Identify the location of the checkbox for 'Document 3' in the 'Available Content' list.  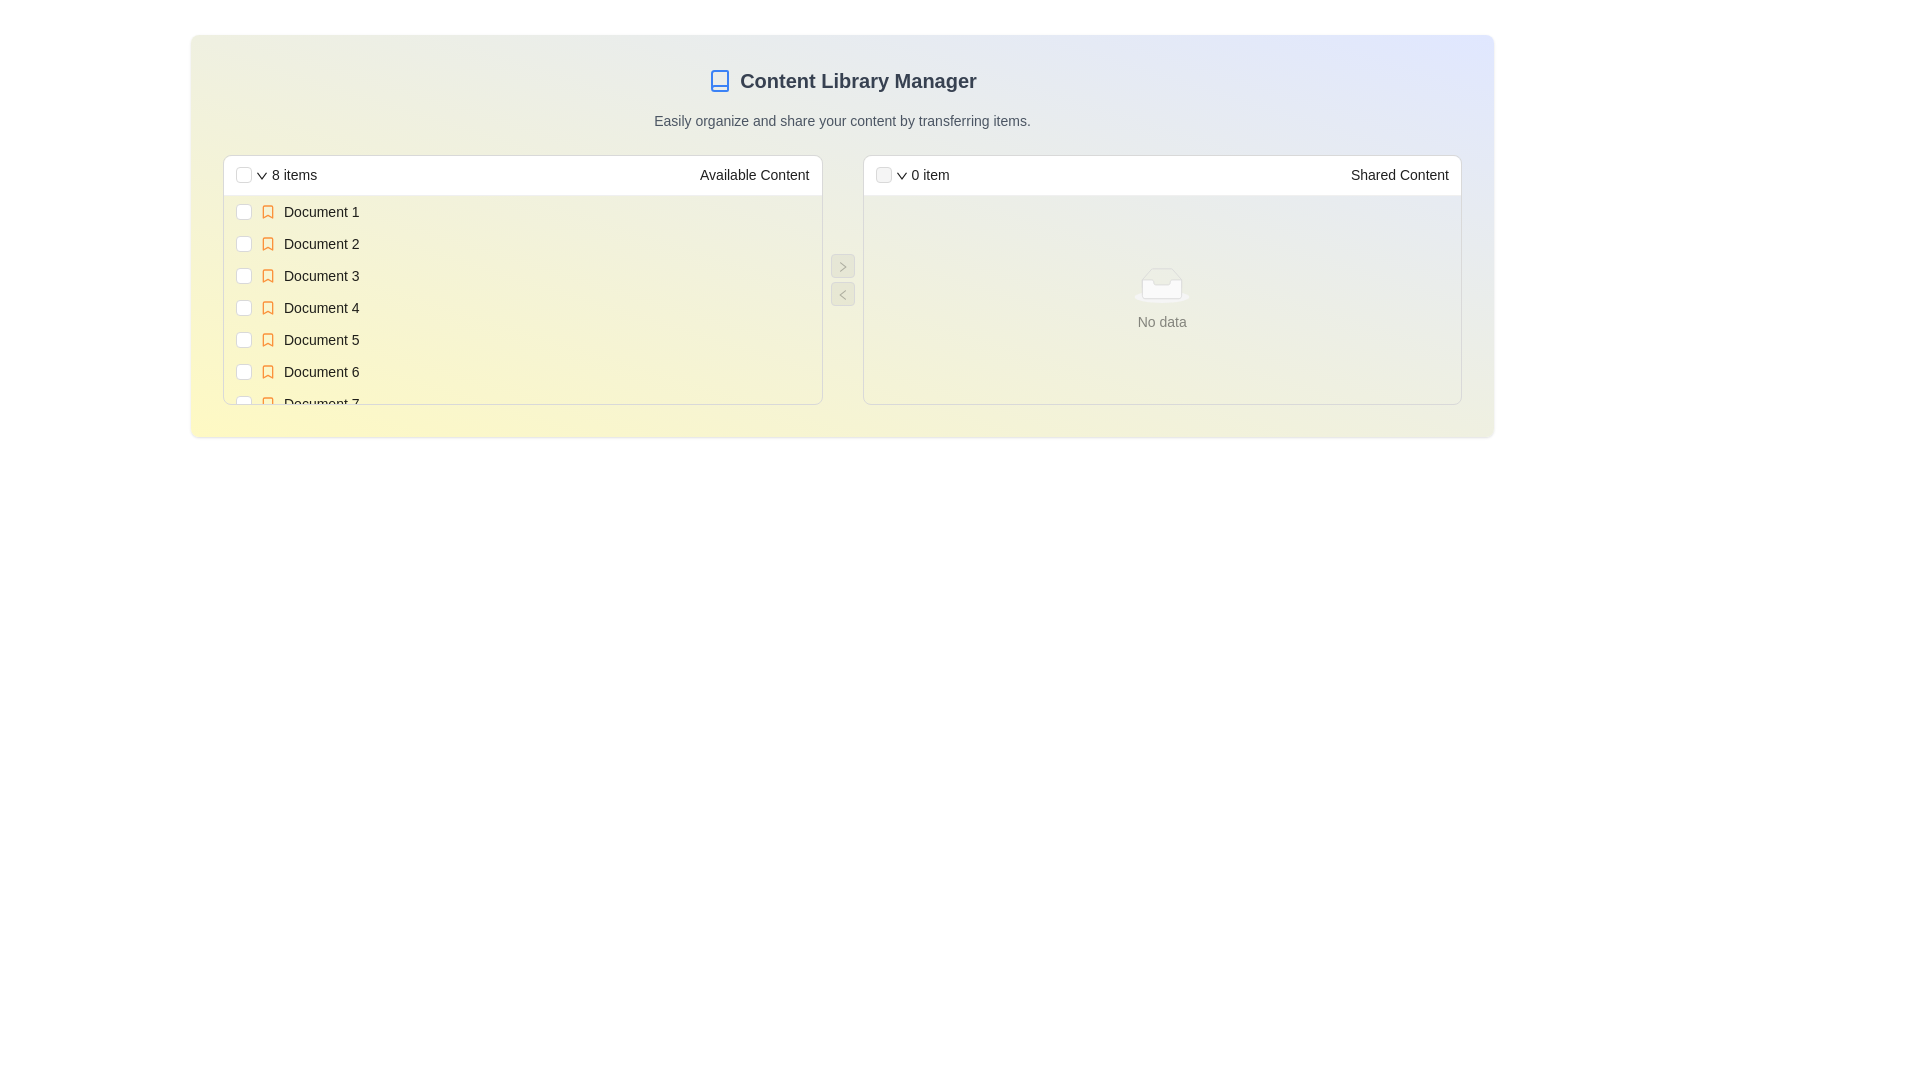
(243, 276).